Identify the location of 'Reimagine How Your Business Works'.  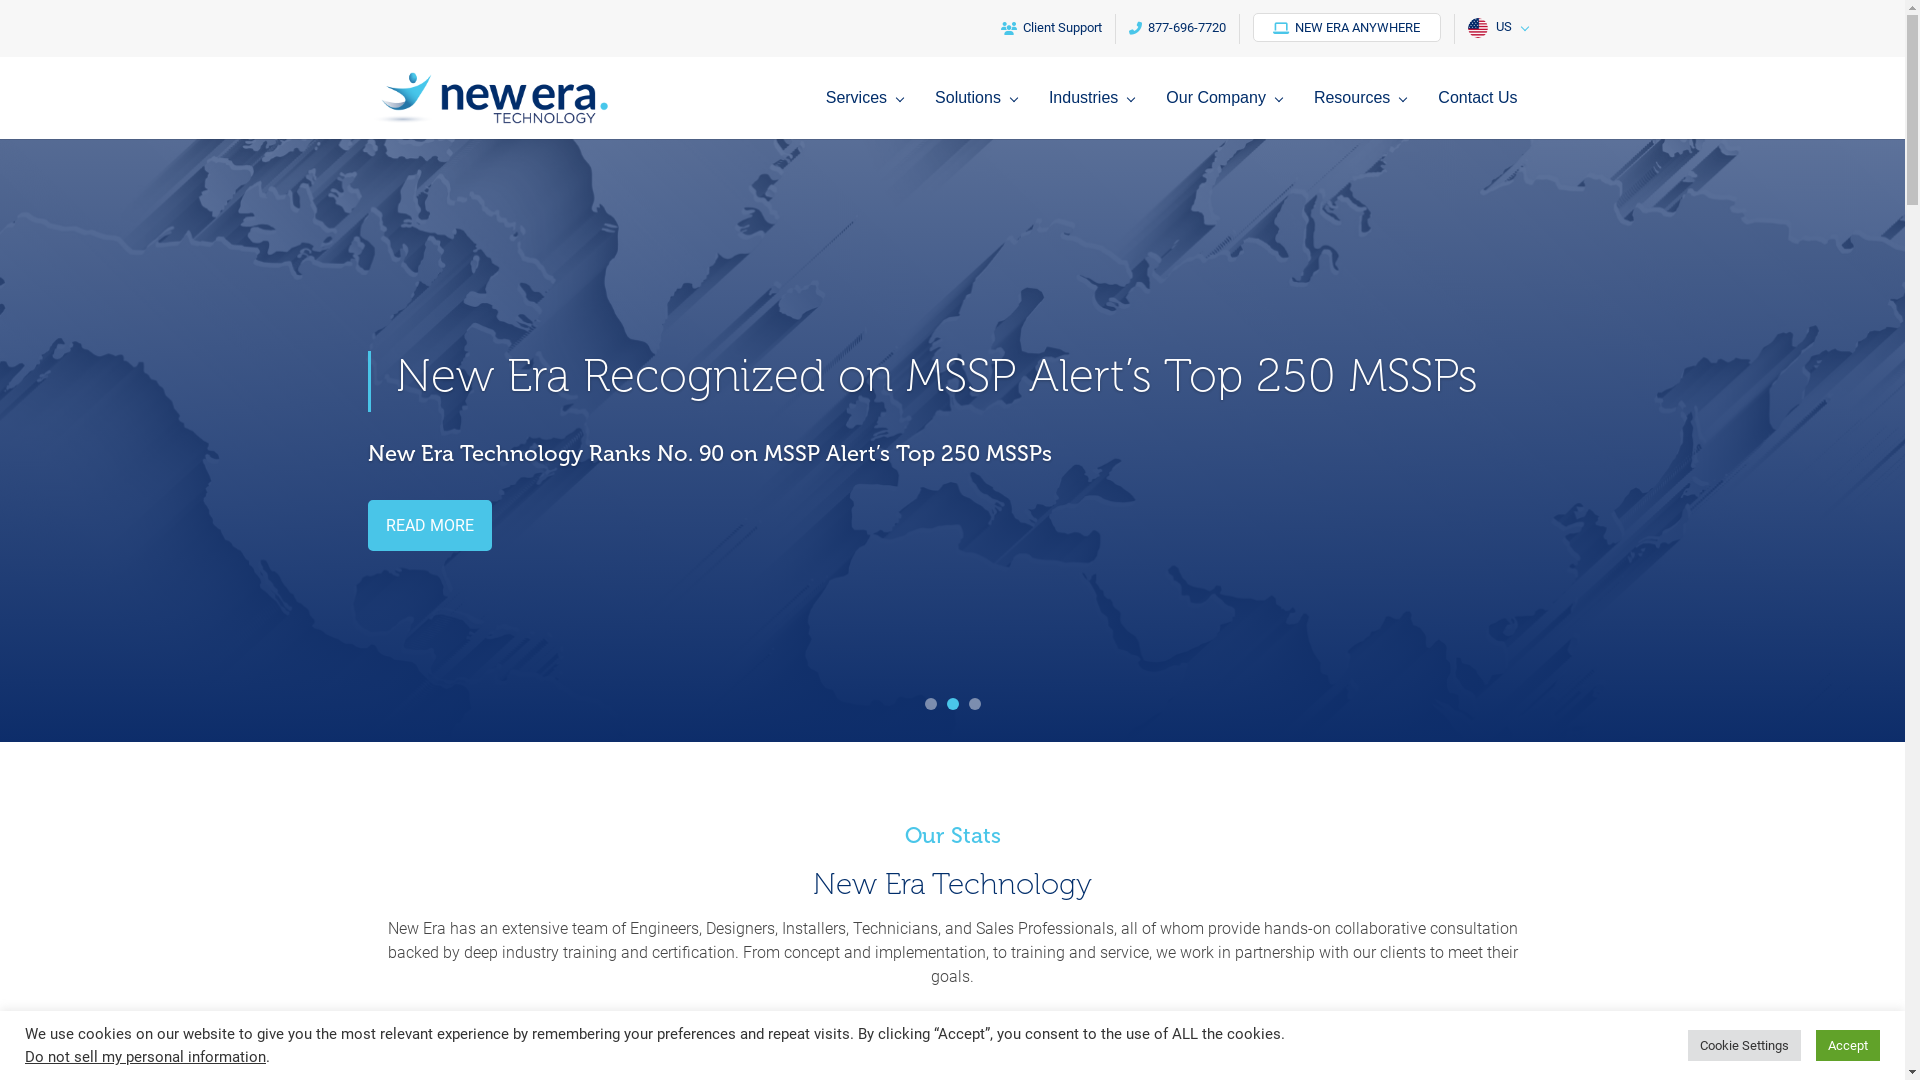
(395, 375).